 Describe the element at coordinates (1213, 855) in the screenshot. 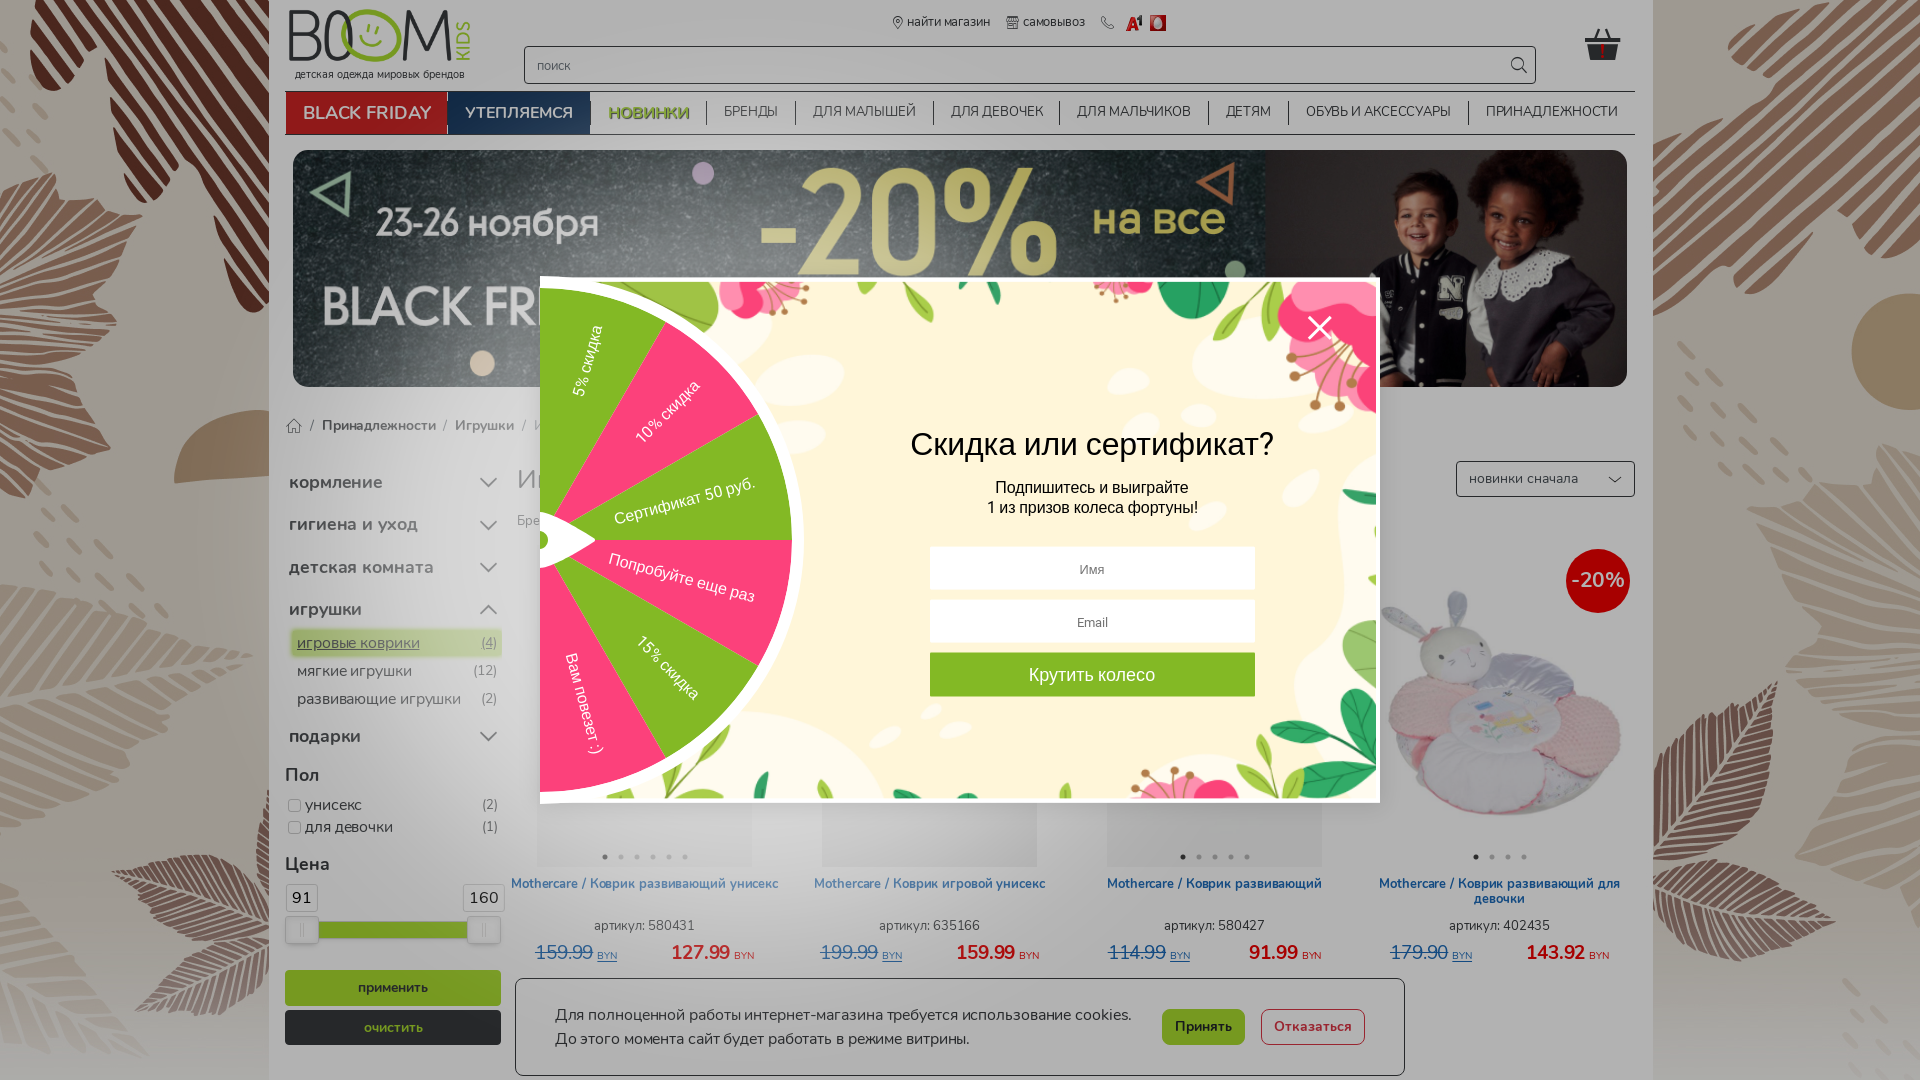

I see `'3'` at that location.